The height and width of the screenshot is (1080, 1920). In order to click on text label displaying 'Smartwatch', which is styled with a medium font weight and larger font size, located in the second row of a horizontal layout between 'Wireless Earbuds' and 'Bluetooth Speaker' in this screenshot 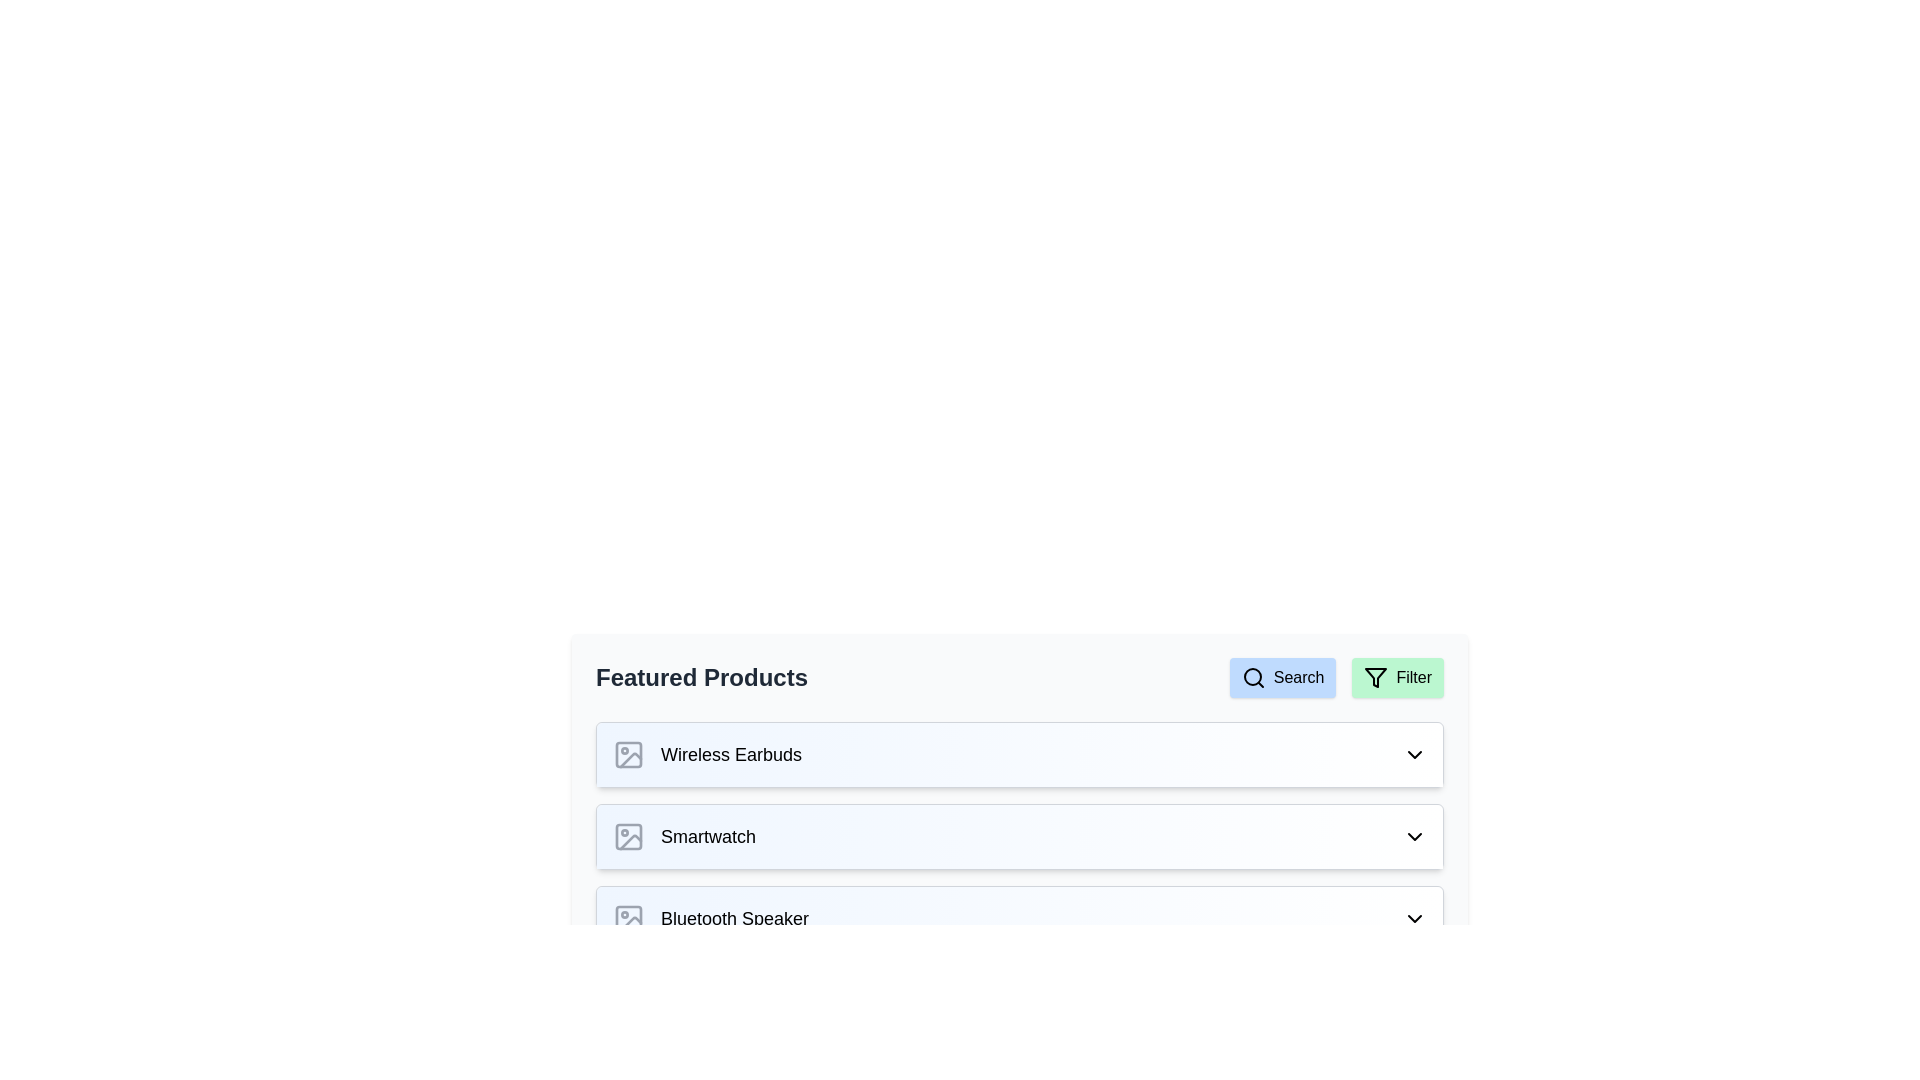, I will do `click(708, 837)`.